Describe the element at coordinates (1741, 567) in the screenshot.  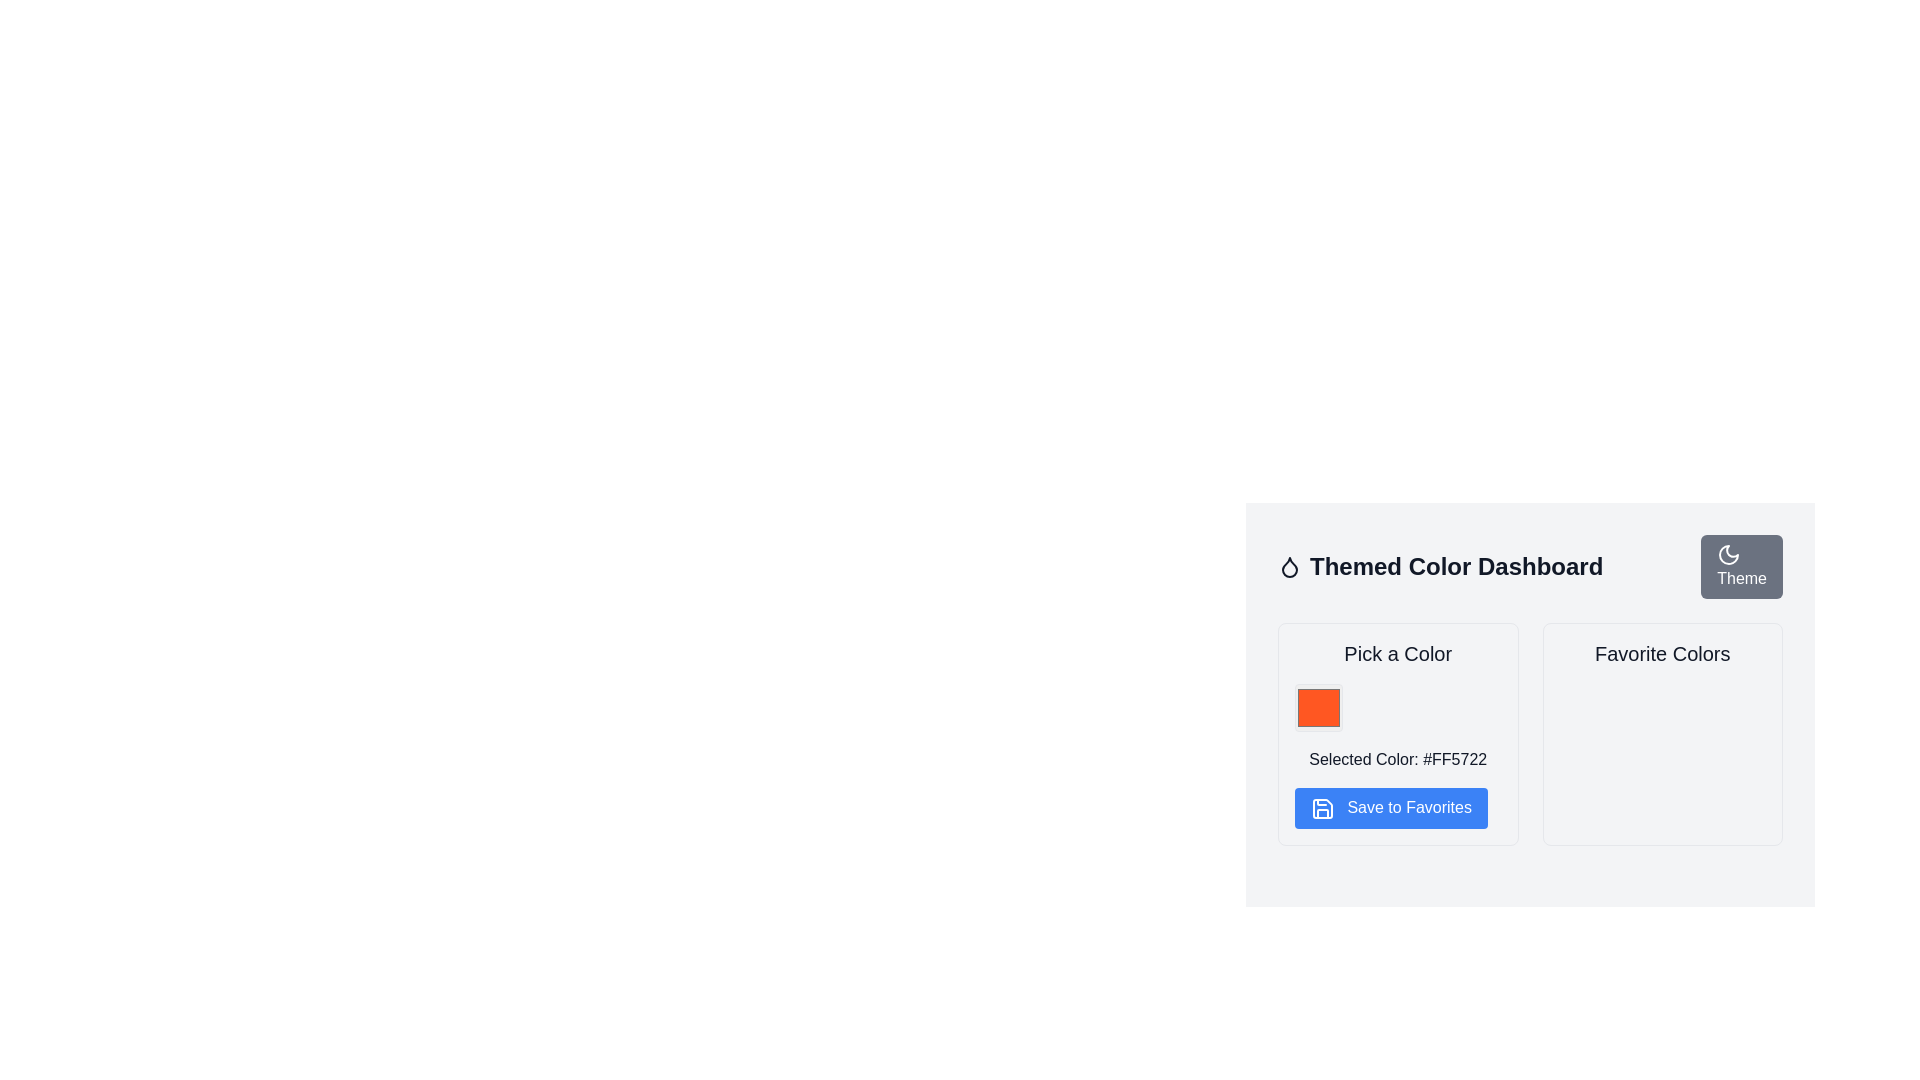
I see `the gray button labeled 'Theme' located in the top-right corner of the interface` at that location.